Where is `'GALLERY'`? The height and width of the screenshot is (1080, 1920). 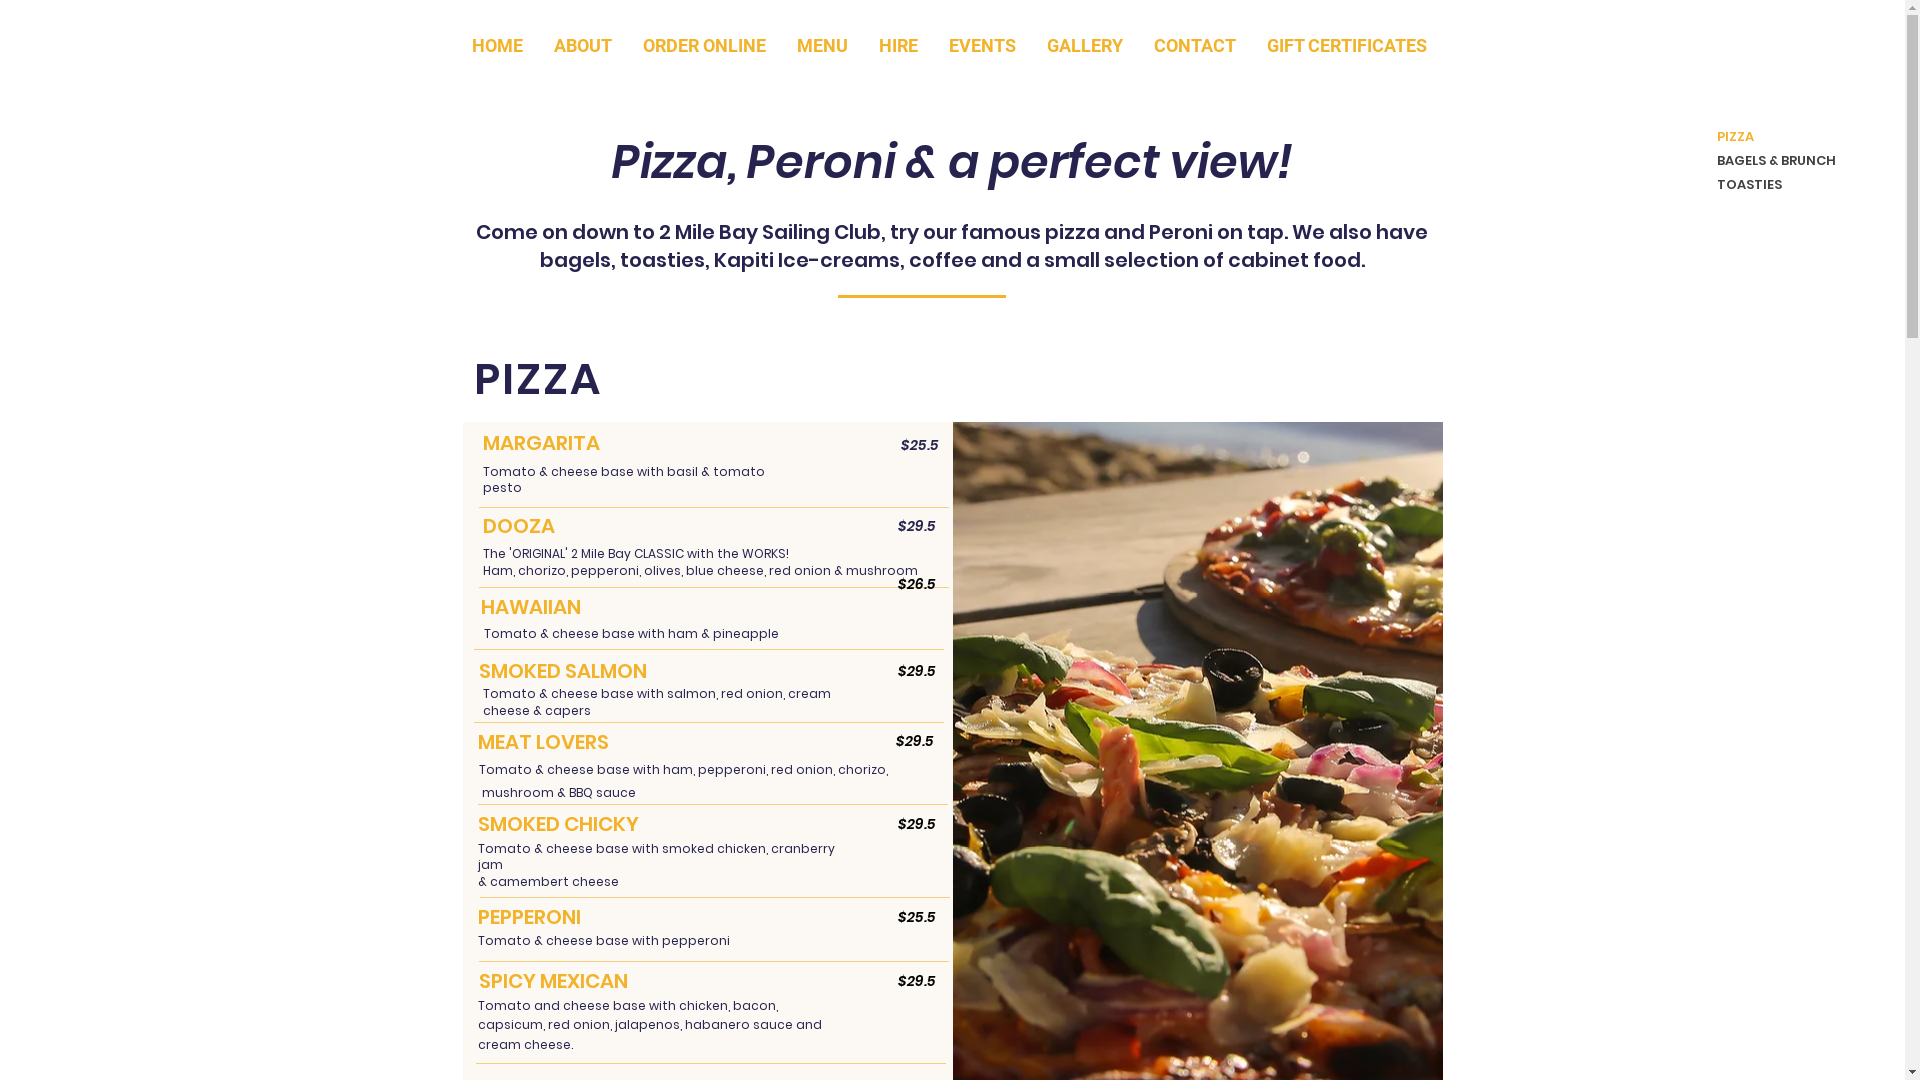
'GALLERY' is located at coordinates (1084, 45).